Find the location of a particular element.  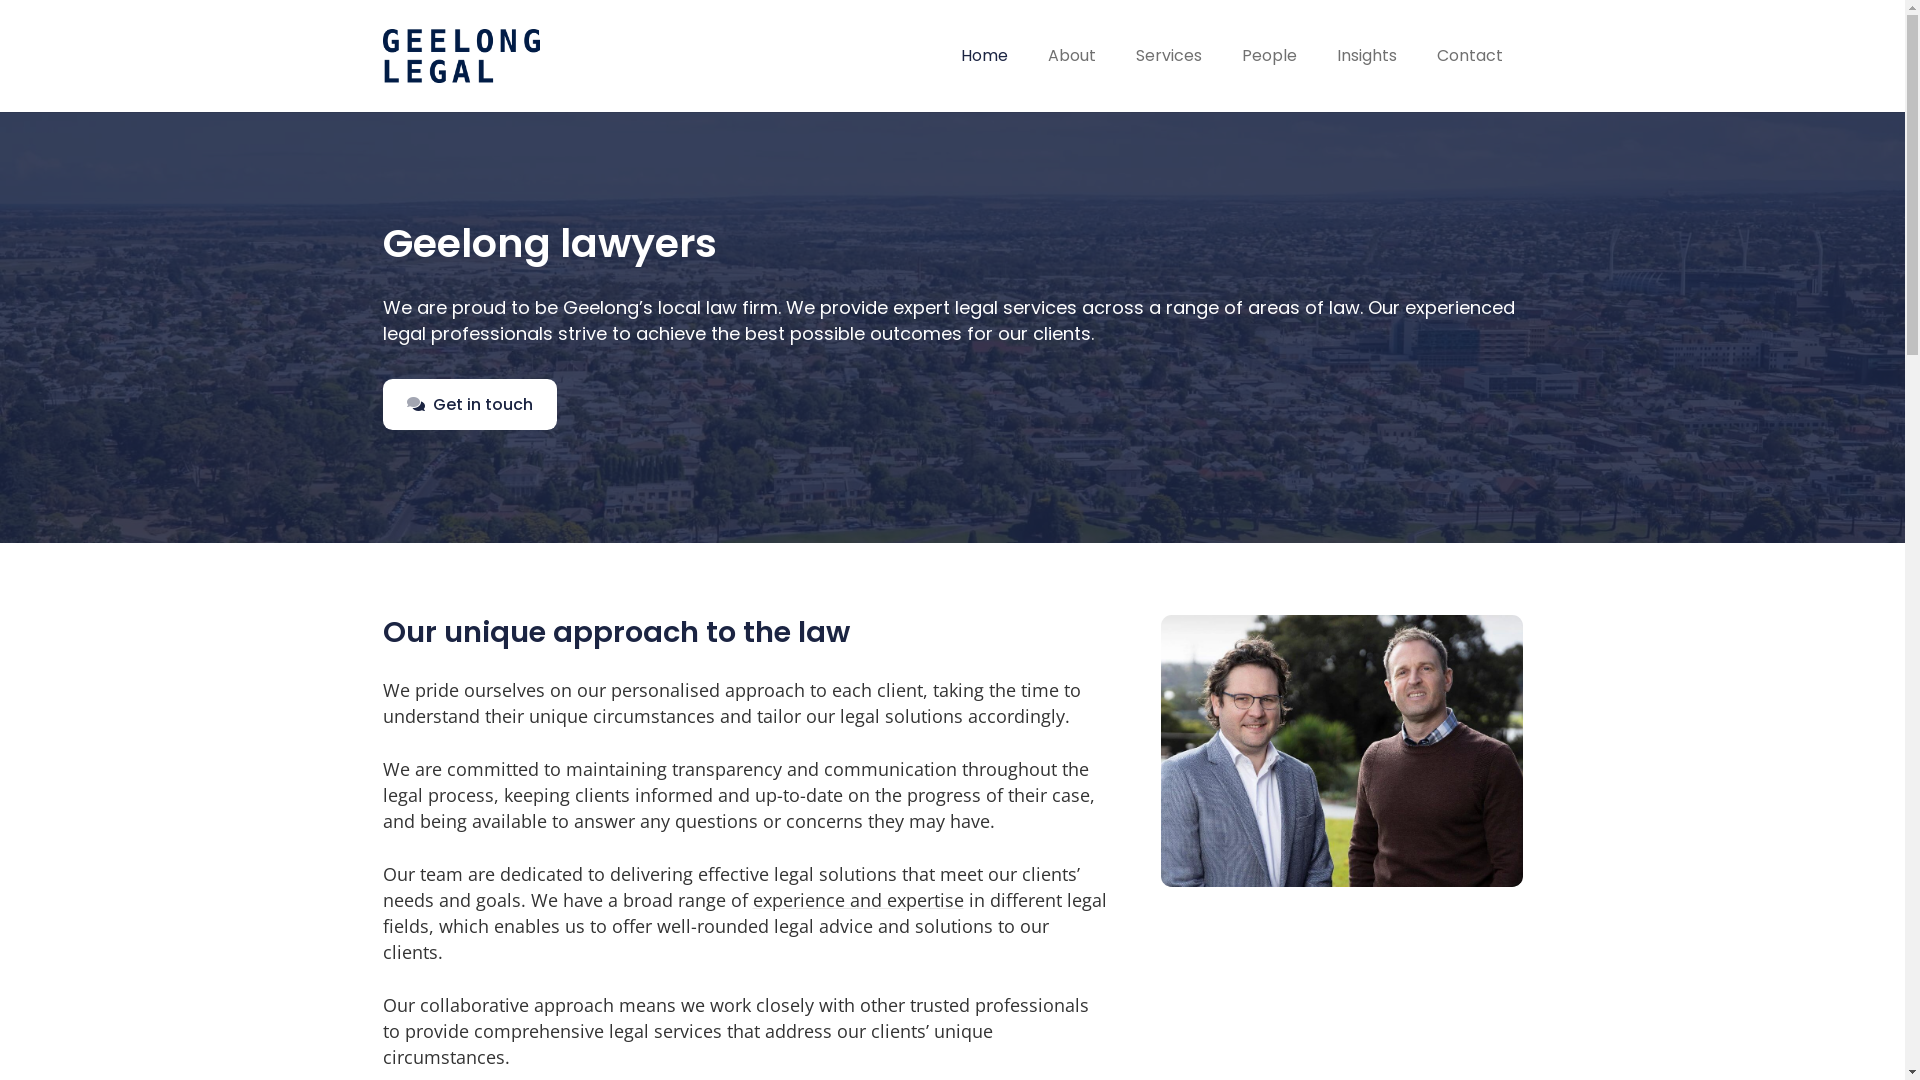

'Services' is located at coordinates (1169, 55).